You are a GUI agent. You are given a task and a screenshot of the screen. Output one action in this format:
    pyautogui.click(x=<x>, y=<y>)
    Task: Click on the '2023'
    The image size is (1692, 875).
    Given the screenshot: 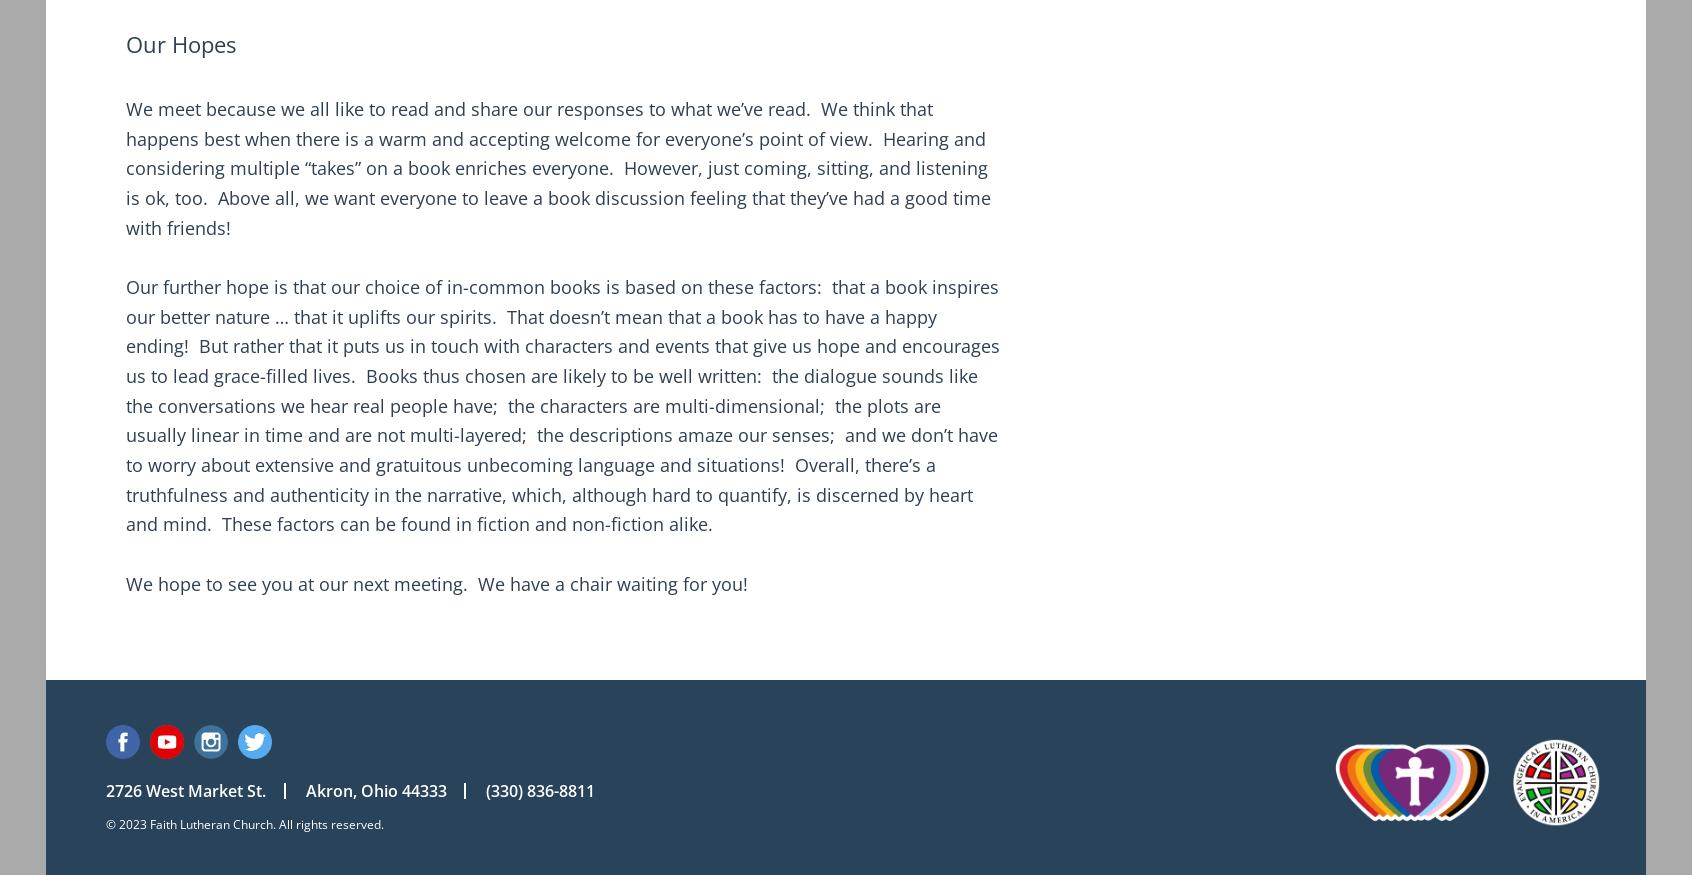 What is the action you would take?
    pyautogui.click(x=132, y=823)
    